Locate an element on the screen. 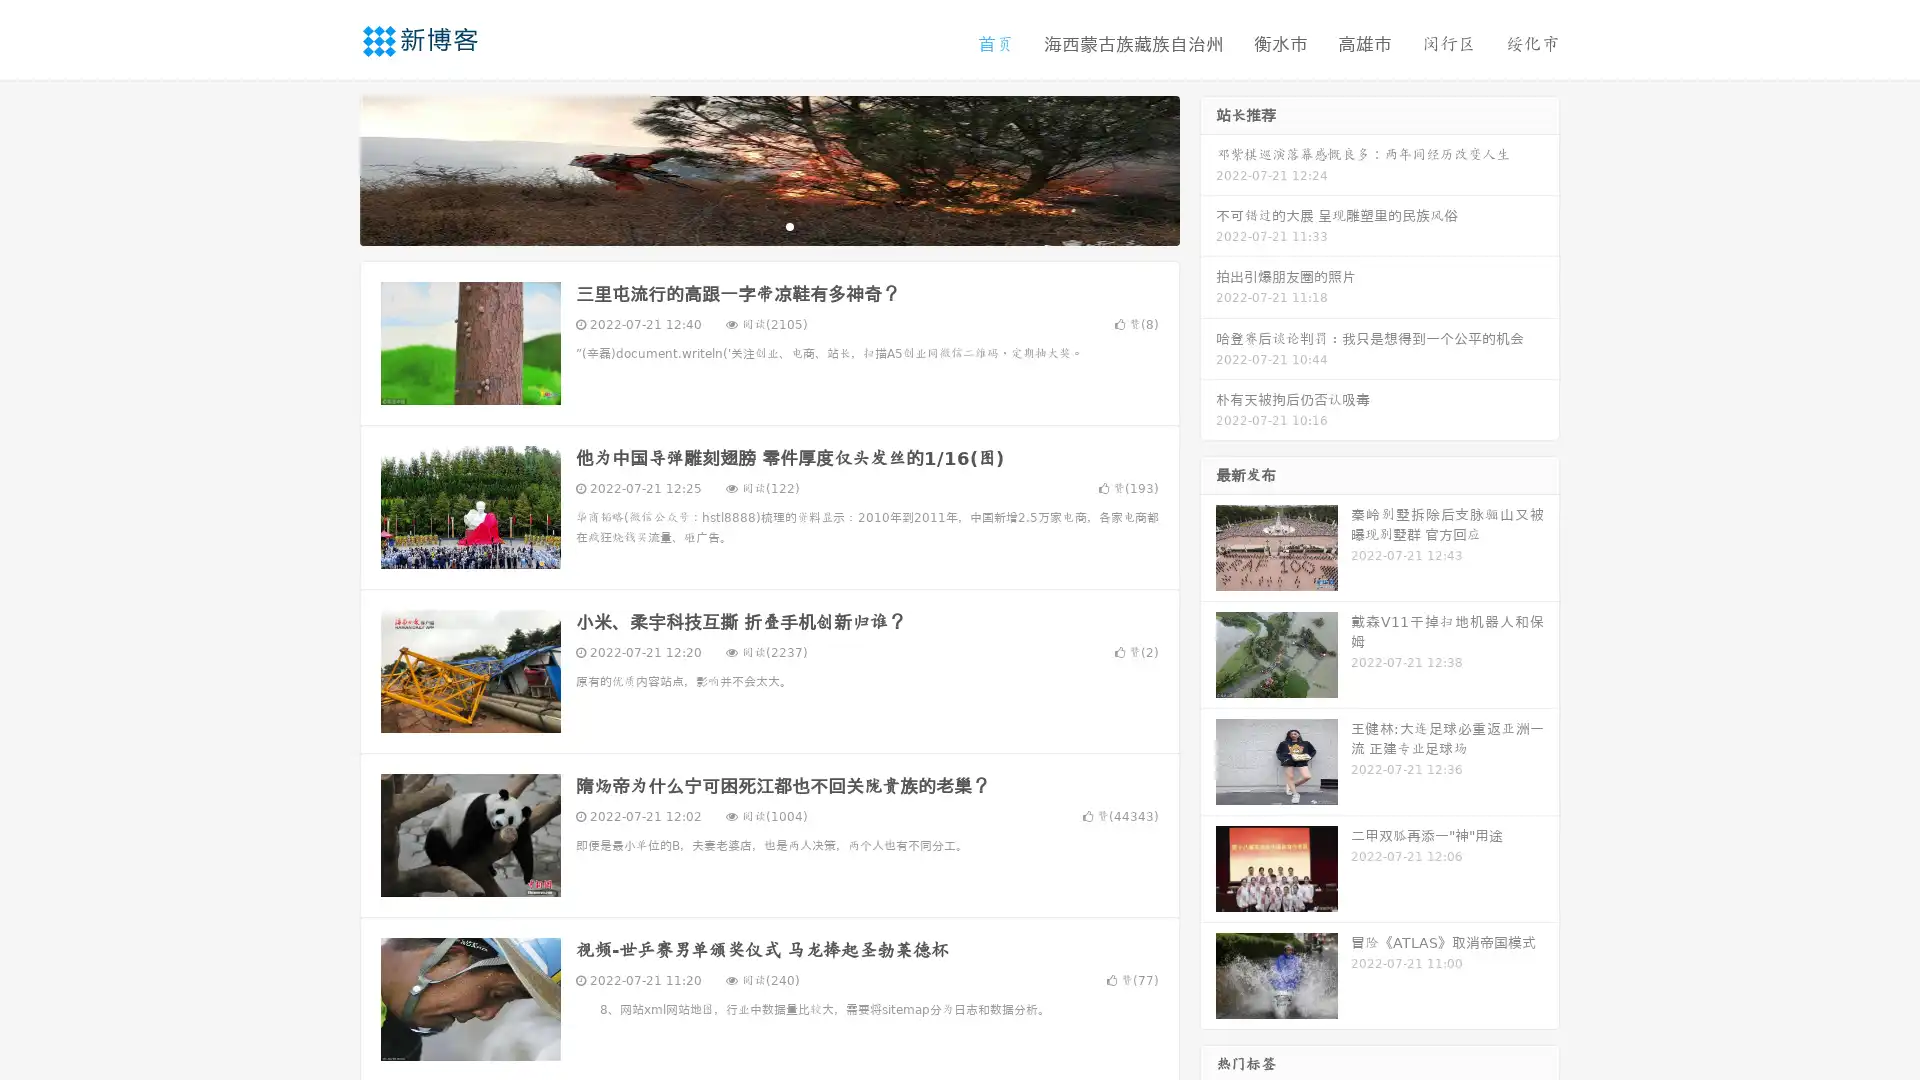  Go to slide 2 is located at coordinates (768, 225).